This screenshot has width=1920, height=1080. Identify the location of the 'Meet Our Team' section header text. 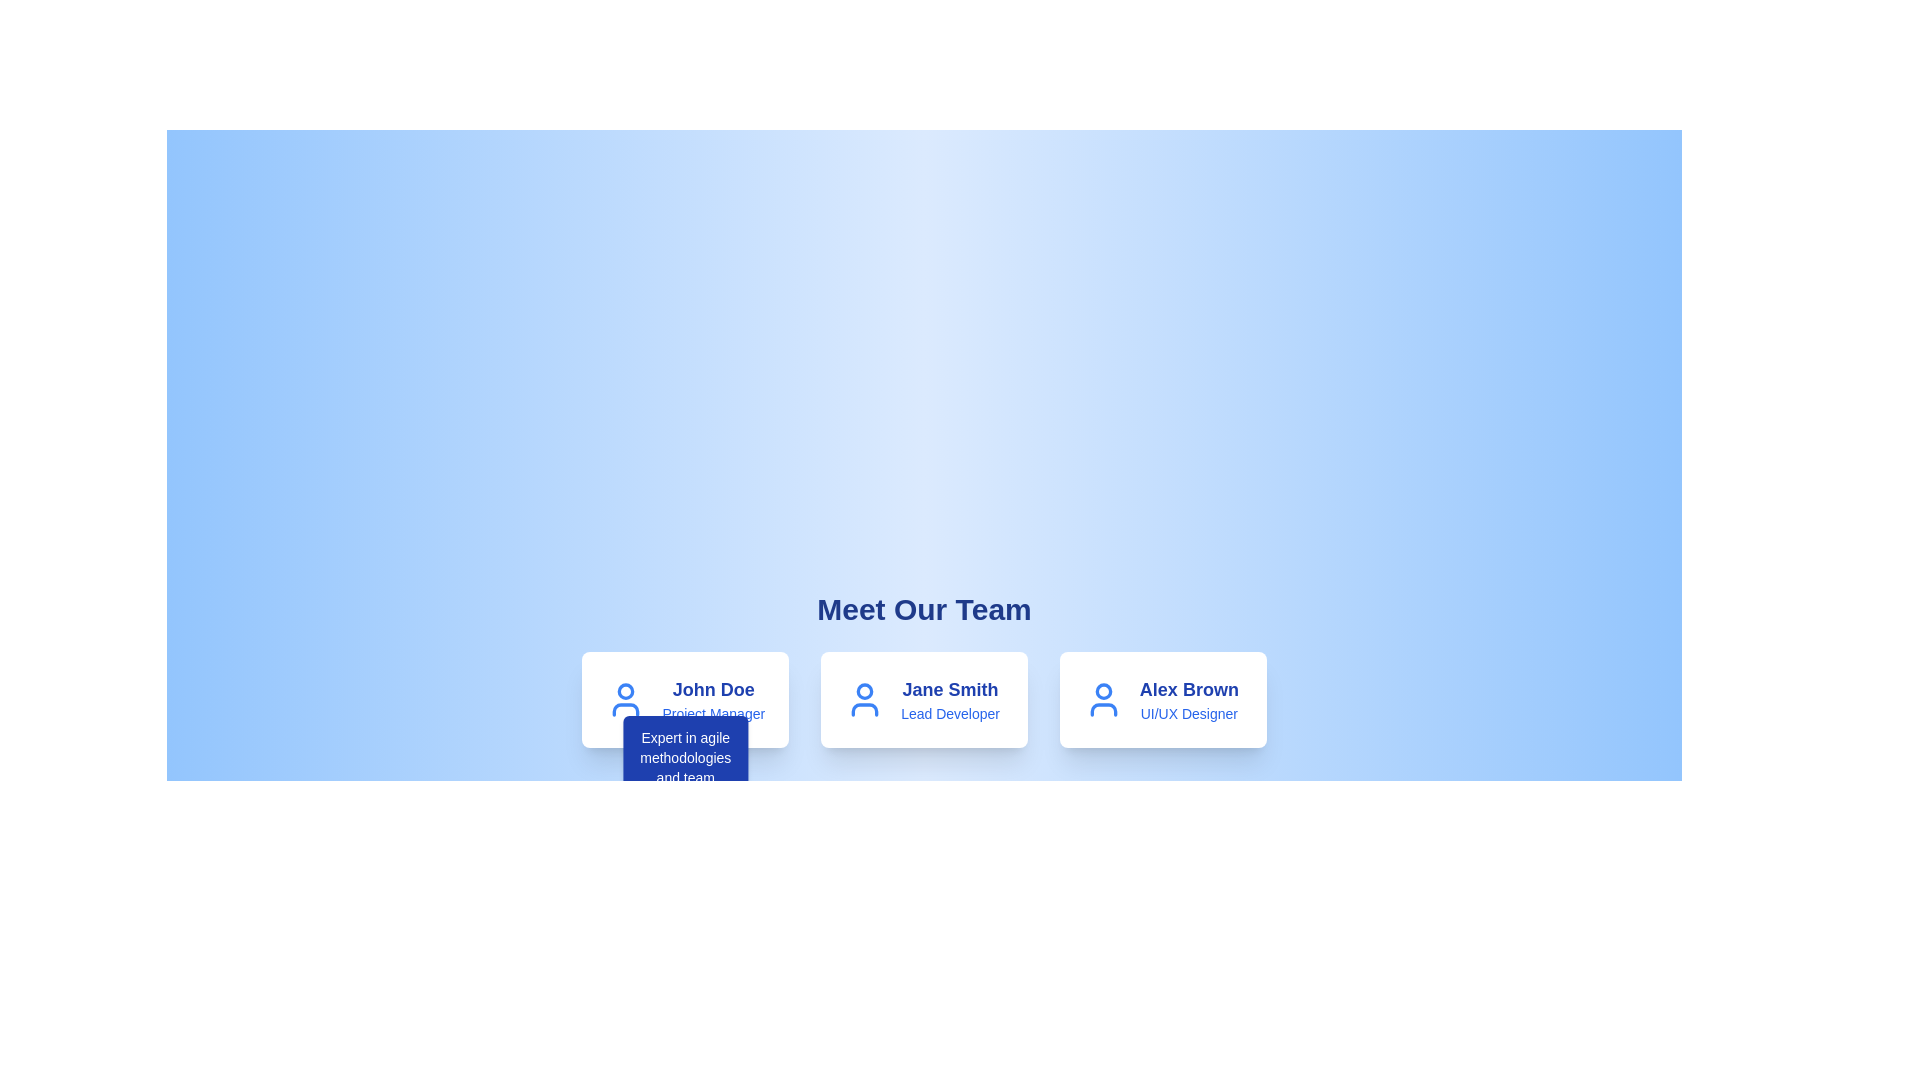
(923, 608).